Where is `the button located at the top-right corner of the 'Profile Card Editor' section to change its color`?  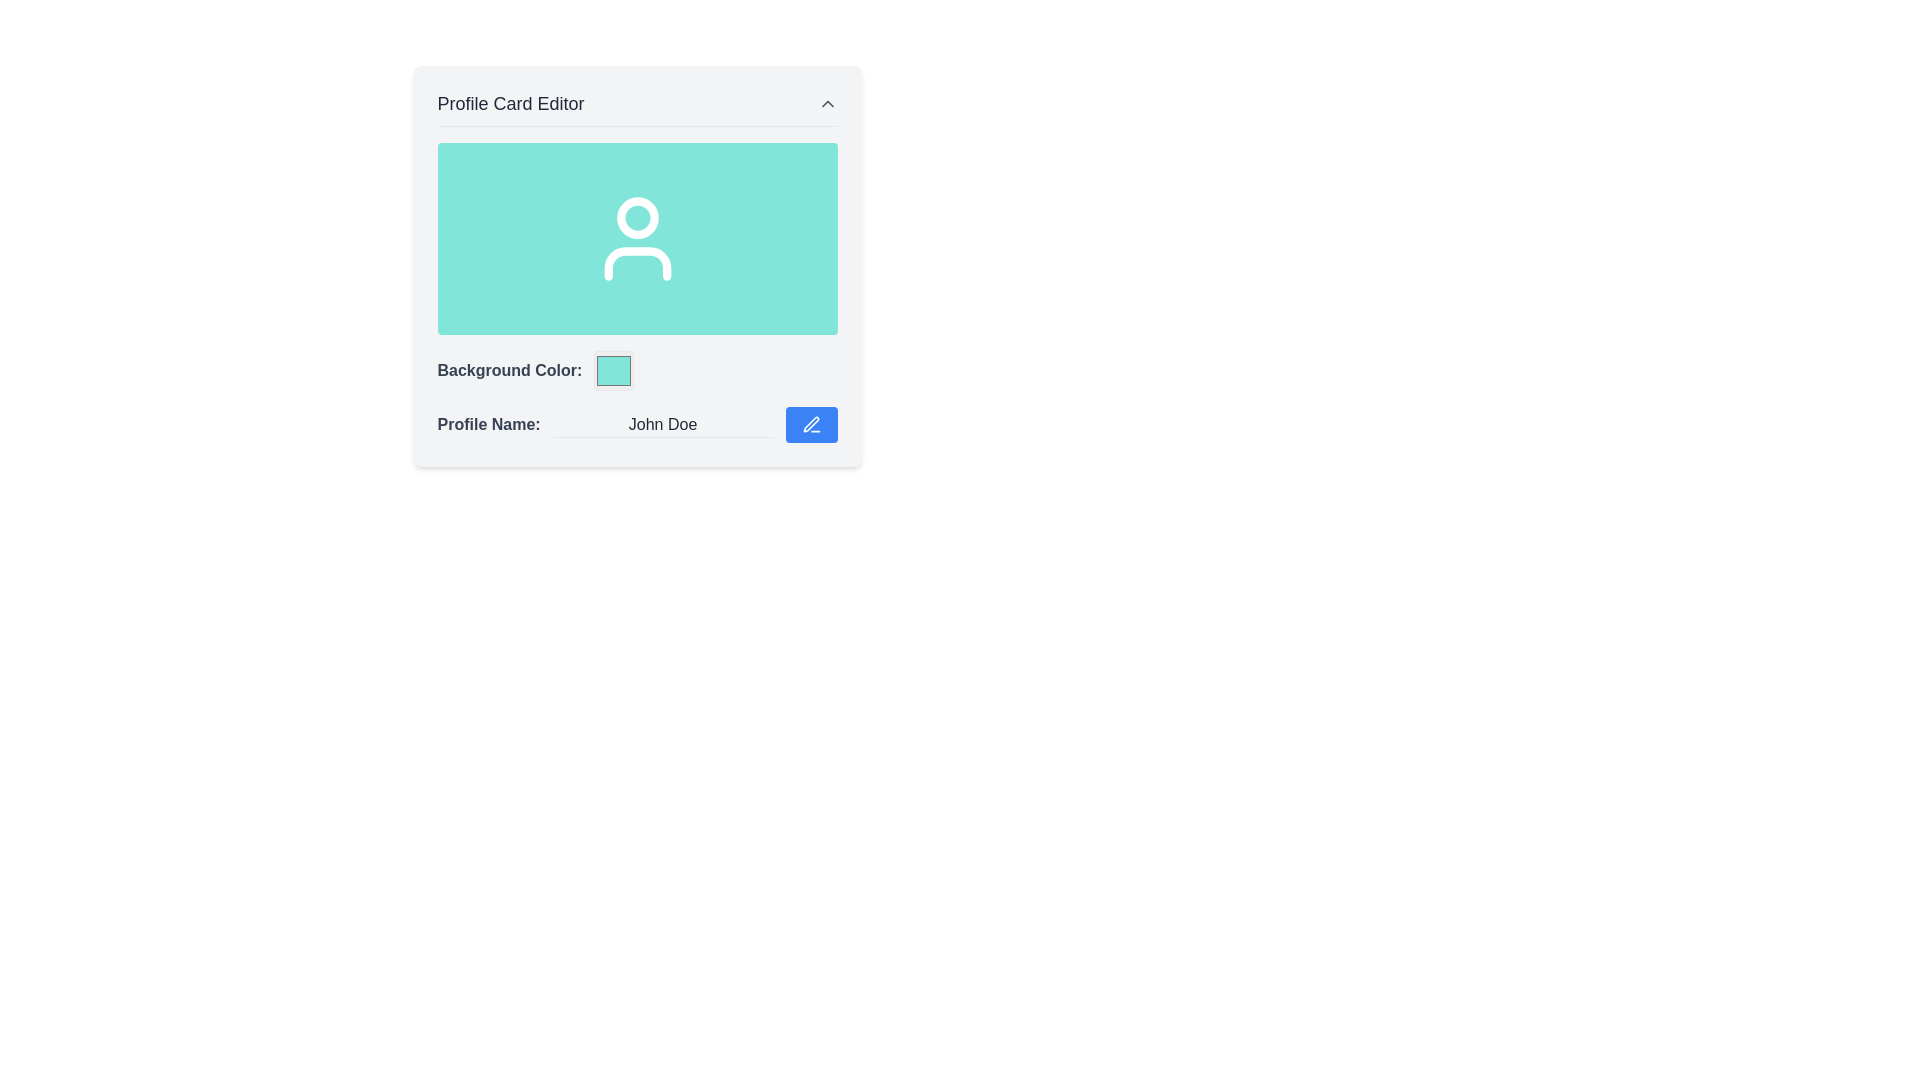 the button located at the top-right corner of the 'Profile Card Editor' section to change its color is located at coordinates (827, 104).